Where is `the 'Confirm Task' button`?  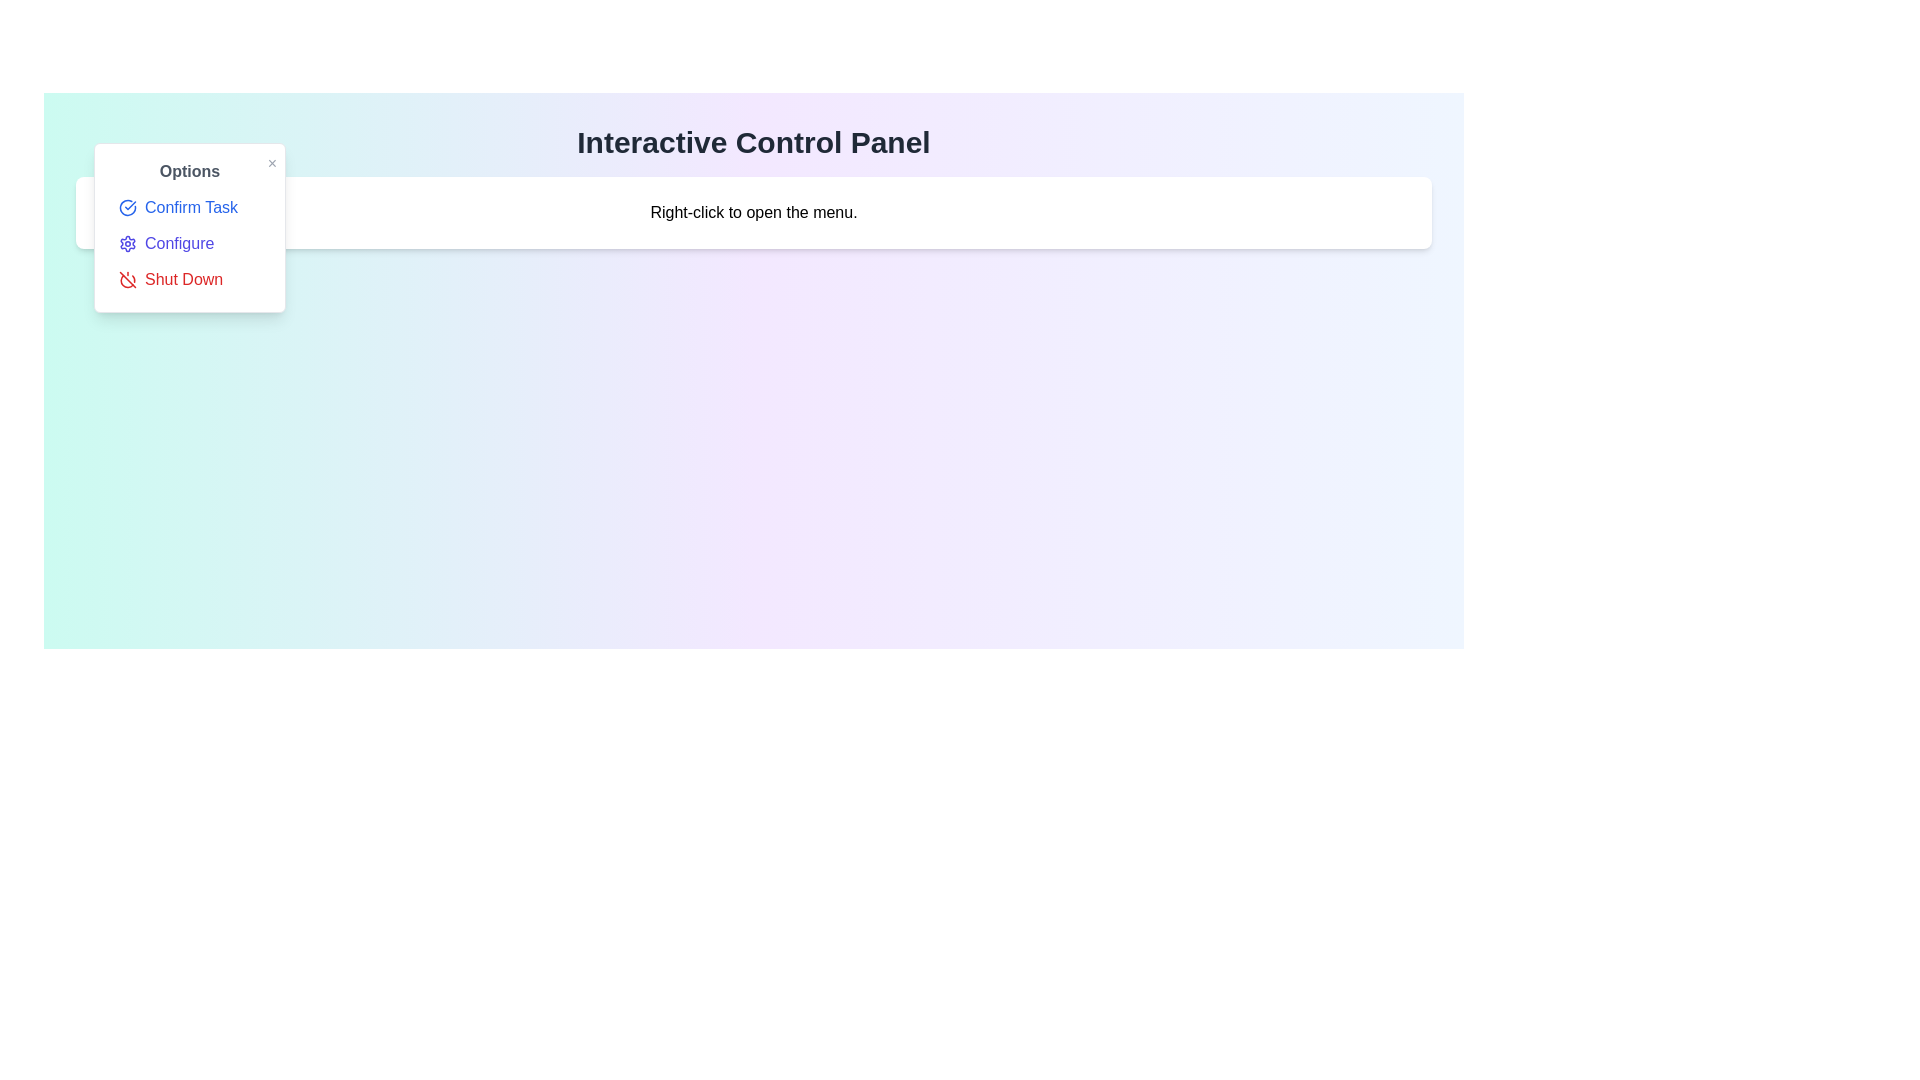 the 'Confirm Task' button is located at coordinates (190, 208).